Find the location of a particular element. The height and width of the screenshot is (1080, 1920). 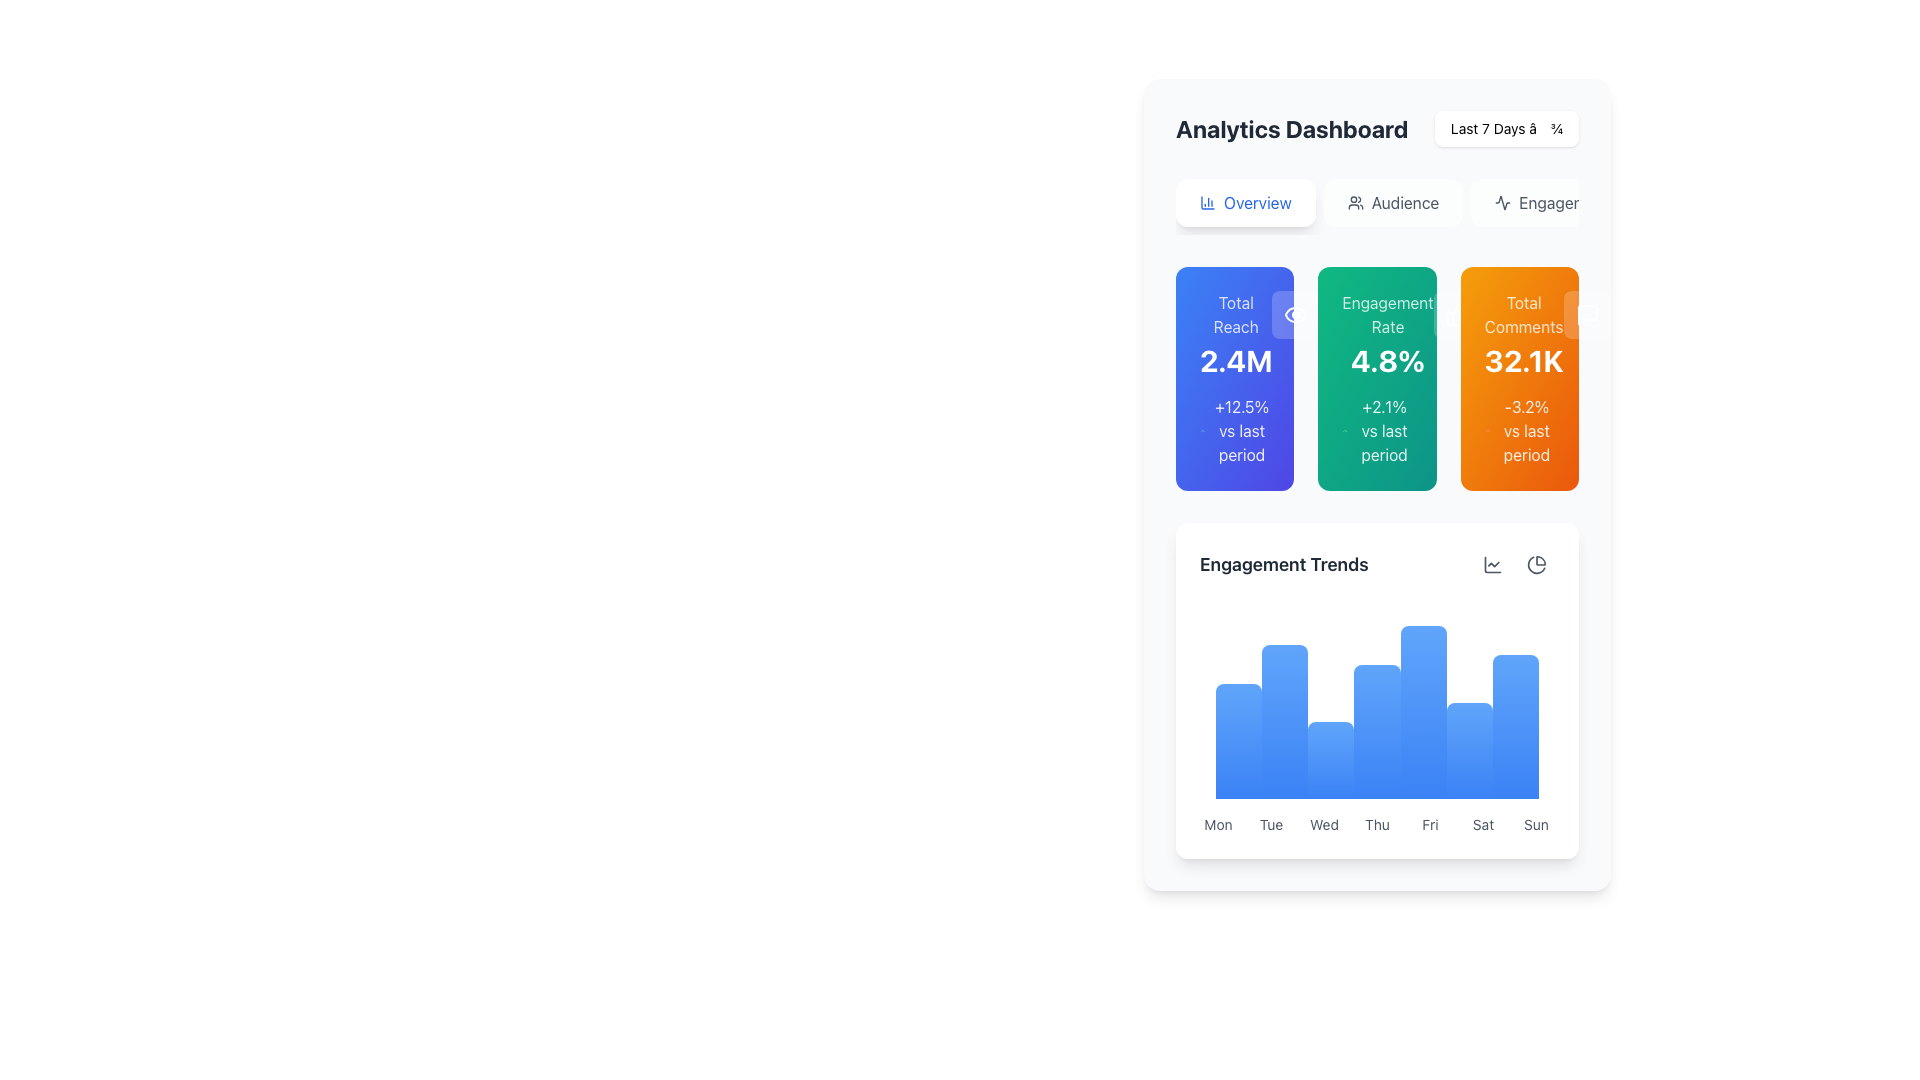

the text label displaying the percentage change '+12.5%' for the 'Total Reach' metric, located at the bottom of the blue card on the leftmost side of the trio of statistic cards is located at coordinates (1241, 430).